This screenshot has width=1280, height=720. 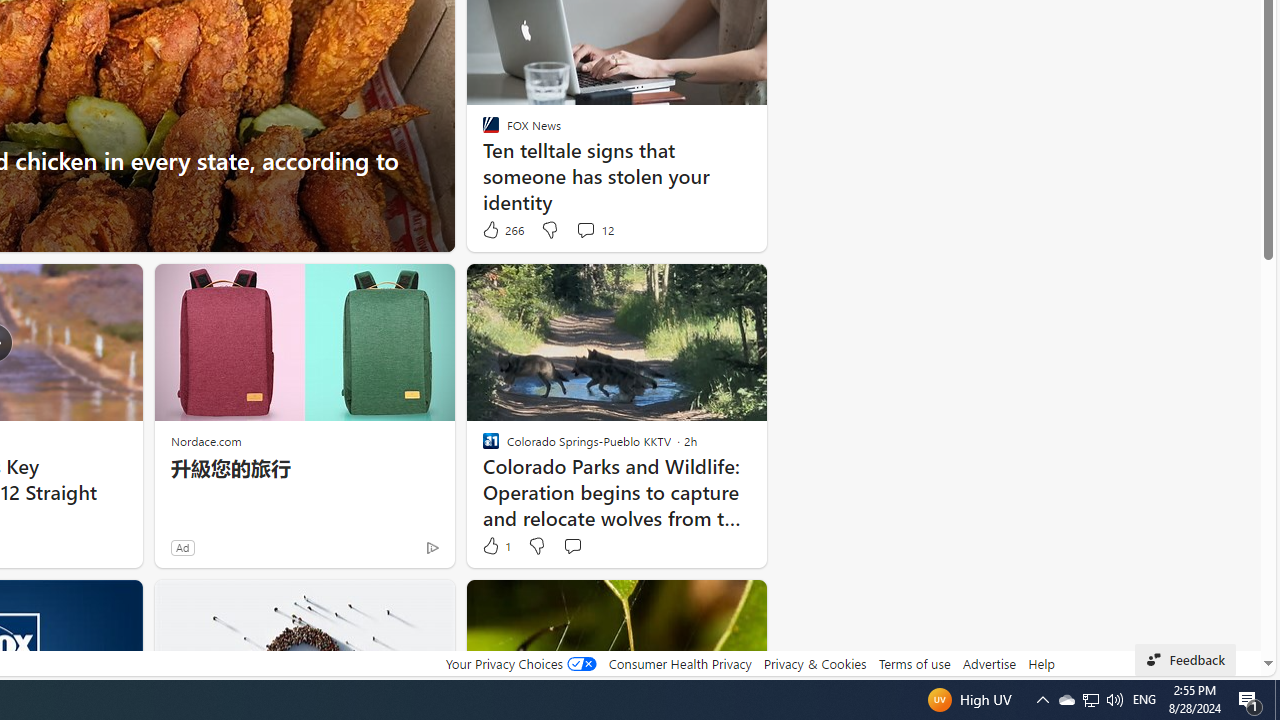 I want to click on 'Your Privacy Choices', so click(x=520, y=663).